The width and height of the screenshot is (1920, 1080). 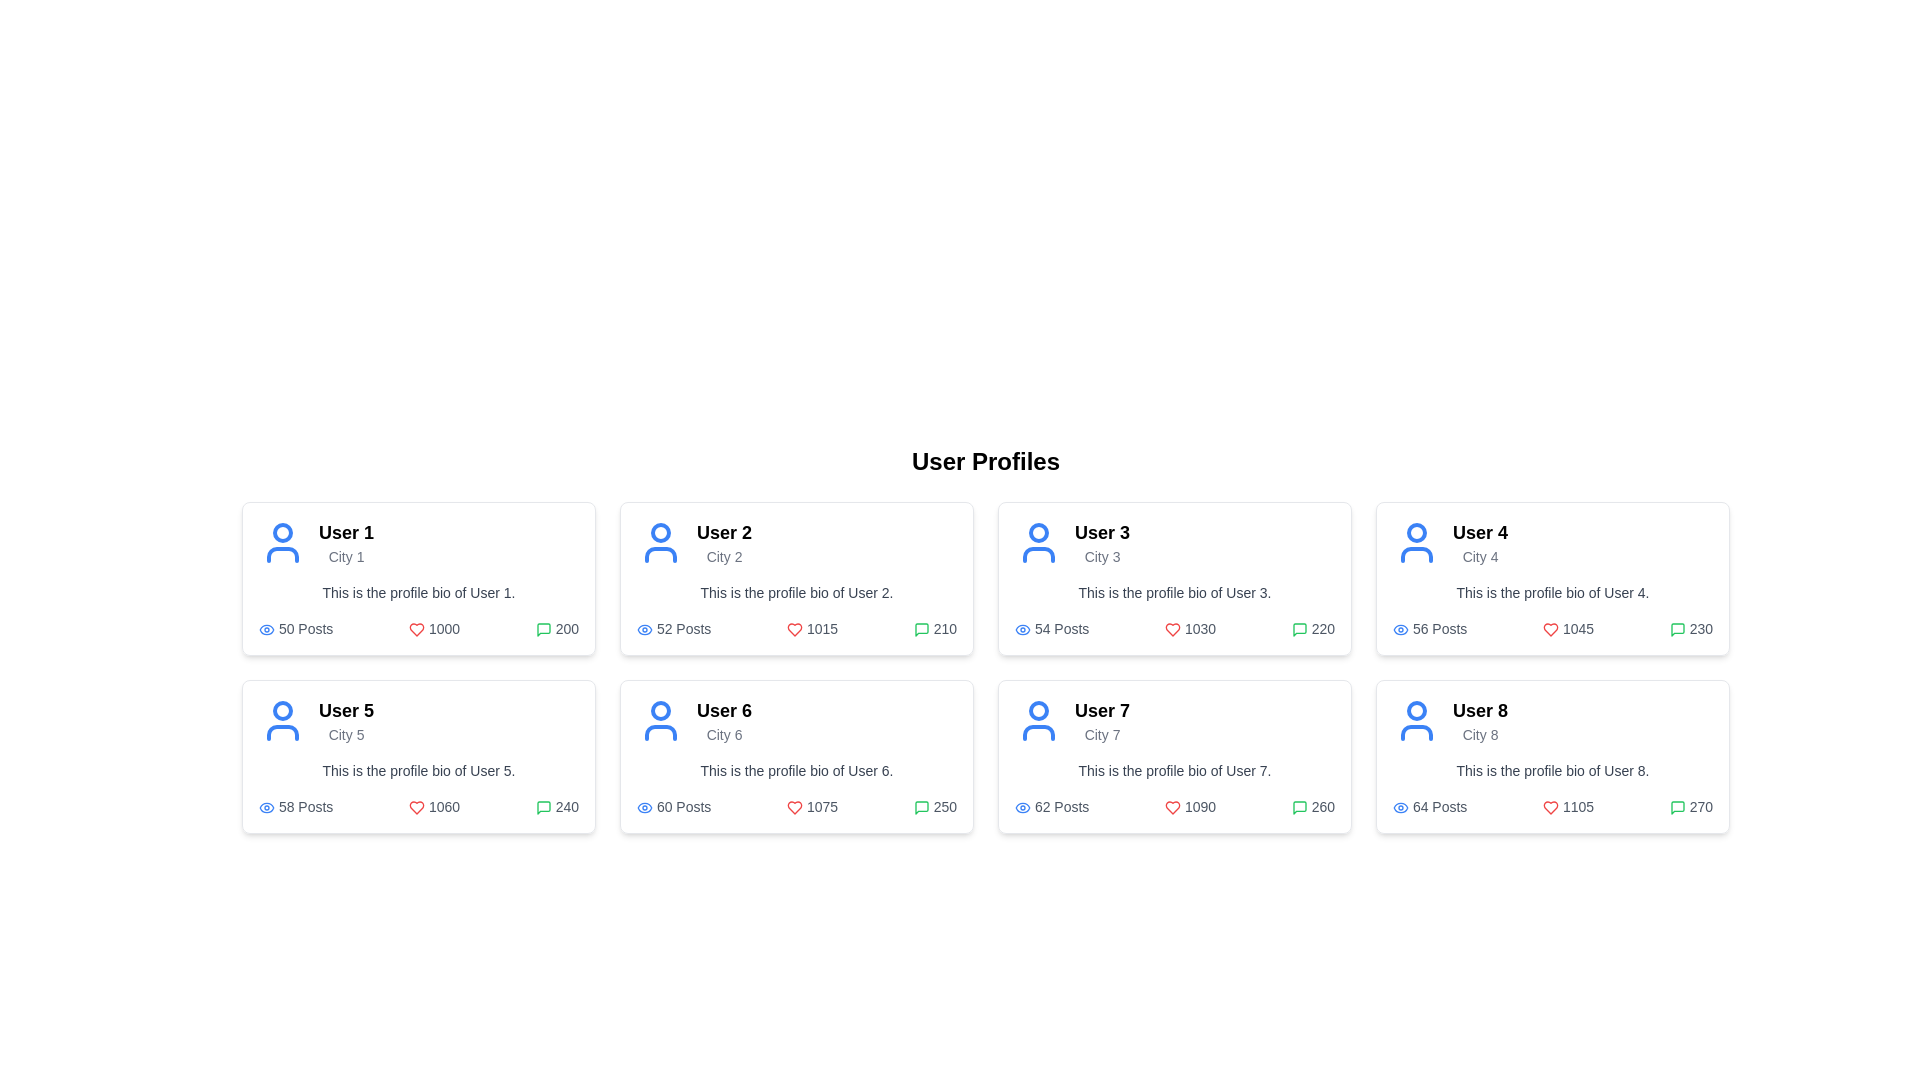 I want to click on the text label displaying 'User 8' and 'City 8', located at the bottom-right corner of the interface, within the last profile card in the grid layout, so click(x=1480, y=721).